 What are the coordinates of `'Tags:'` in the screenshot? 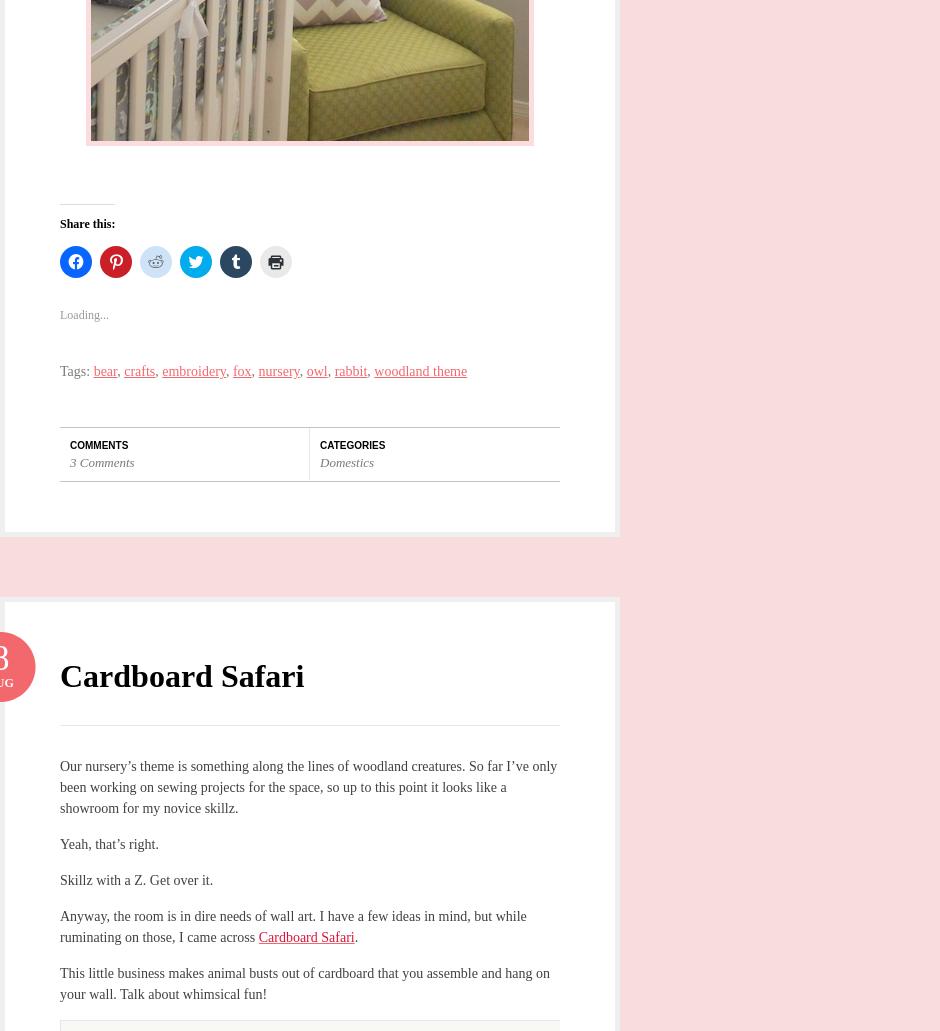 It's located at (58, 370).